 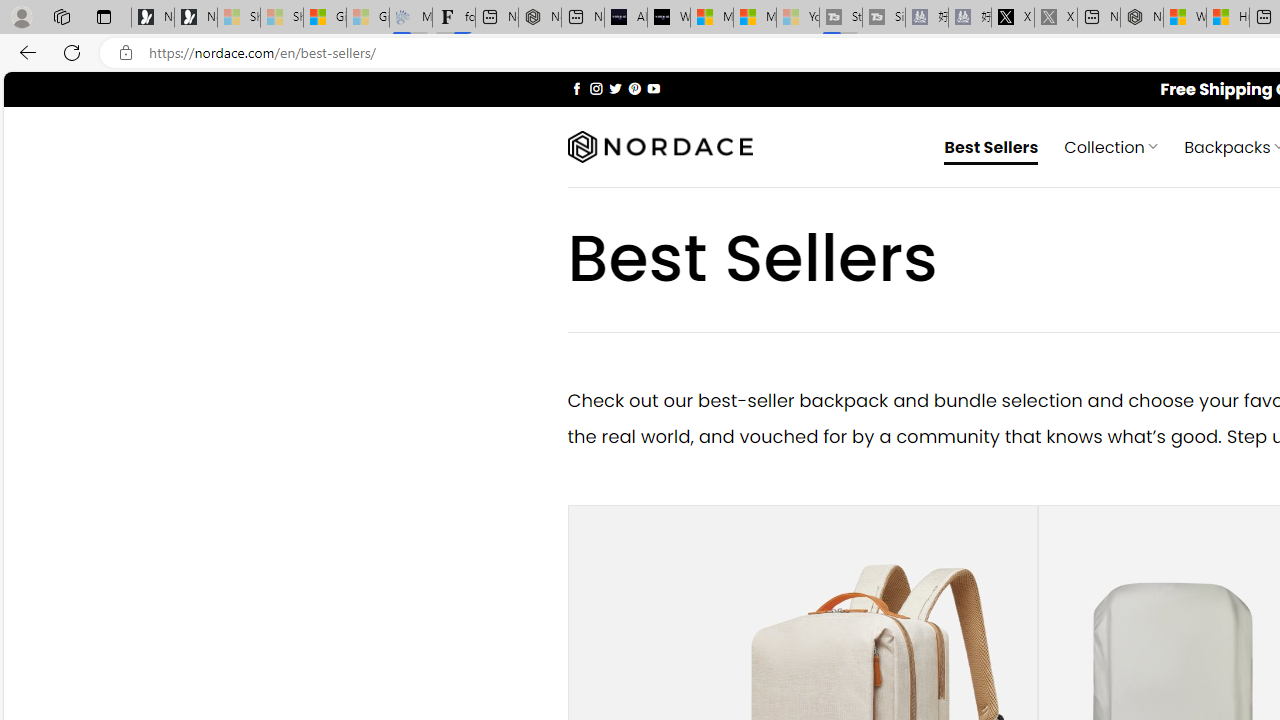 What do you see at coordinates (1142, 17) in the screenshot?
I see `'Nordace - My Account'` at bounding box center [1142, 17].